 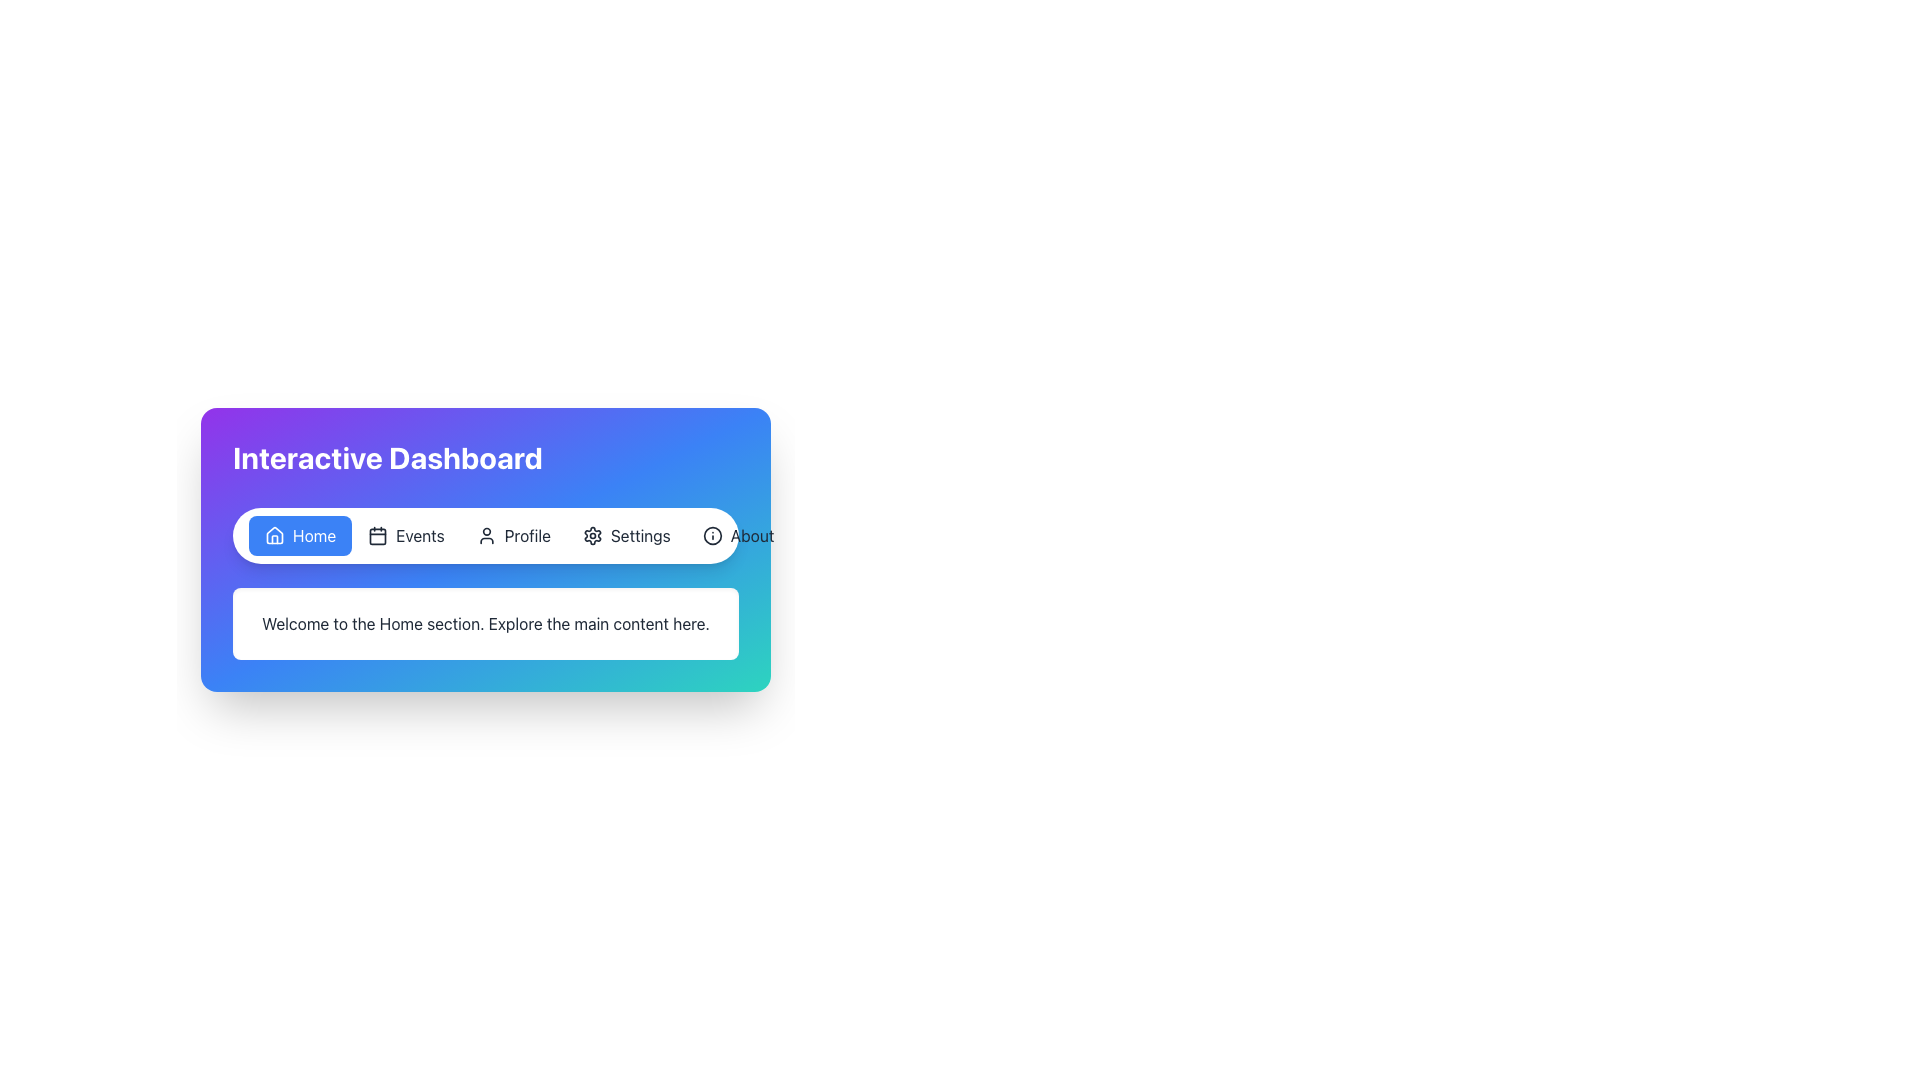 What do you see at coordinates (299, 535) in the screenshot?
I see `the blue rectangular button with a white house icon and 'Home' text, located in the left part of the navigation bar` at bounding box center [299, 535].